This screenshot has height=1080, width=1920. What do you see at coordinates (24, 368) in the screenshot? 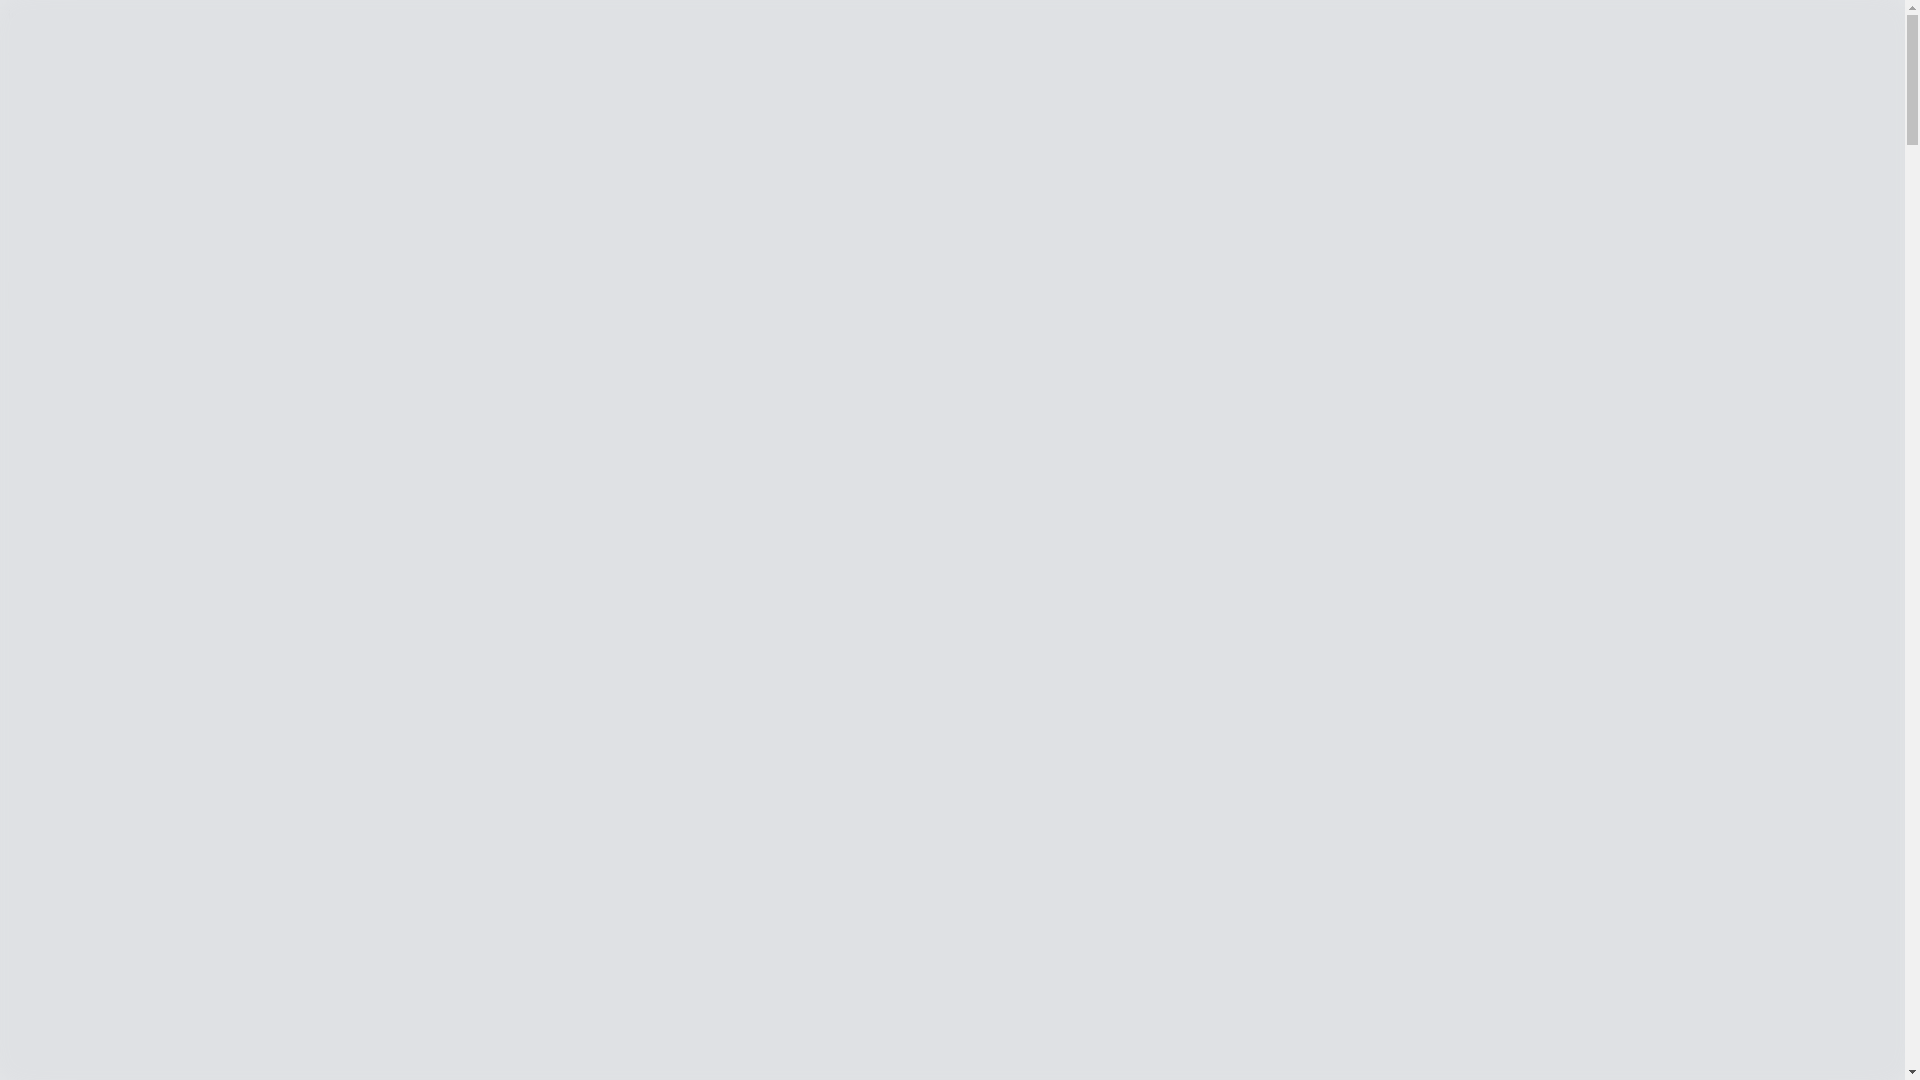
I see `'Shop'` at bounding box center [24, 368].